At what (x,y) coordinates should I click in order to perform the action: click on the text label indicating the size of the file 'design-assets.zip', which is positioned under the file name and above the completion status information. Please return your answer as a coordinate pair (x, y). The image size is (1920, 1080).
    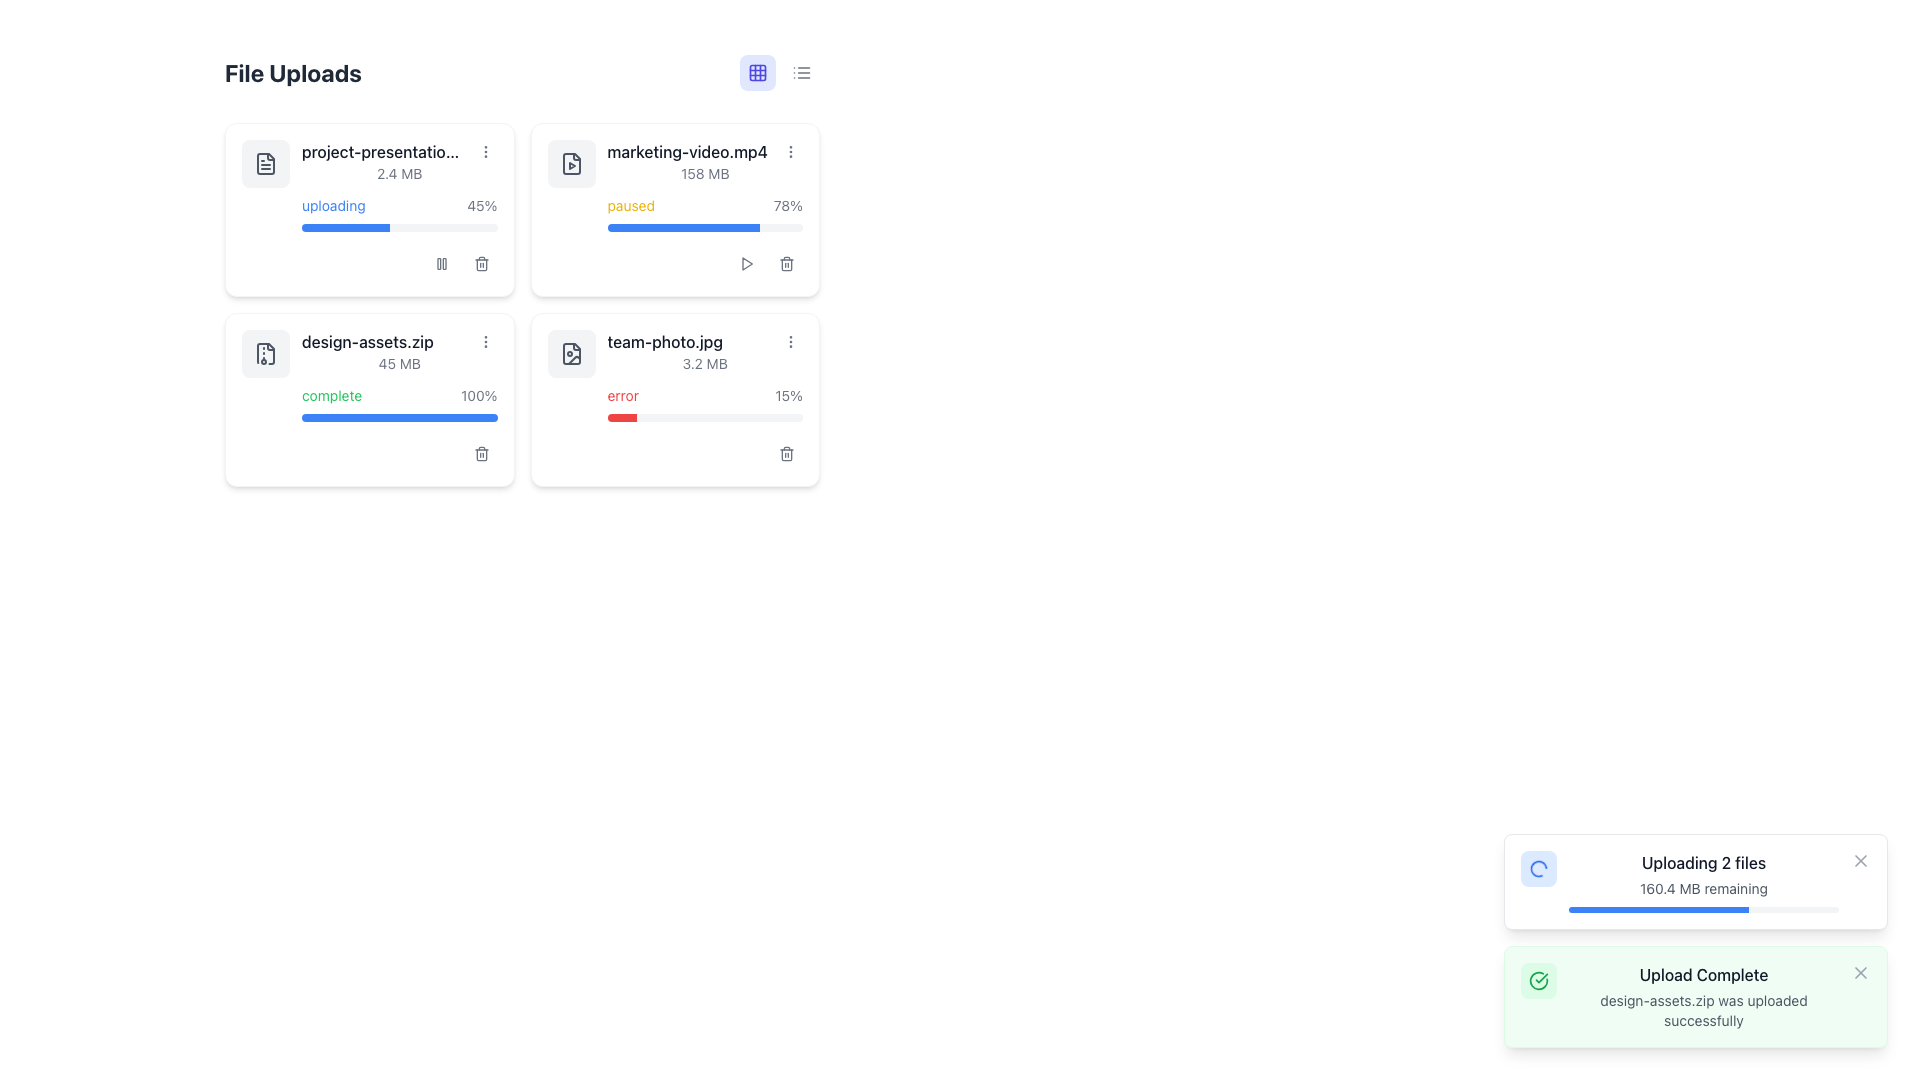
    Looking at the image, I should click on (399, 363).